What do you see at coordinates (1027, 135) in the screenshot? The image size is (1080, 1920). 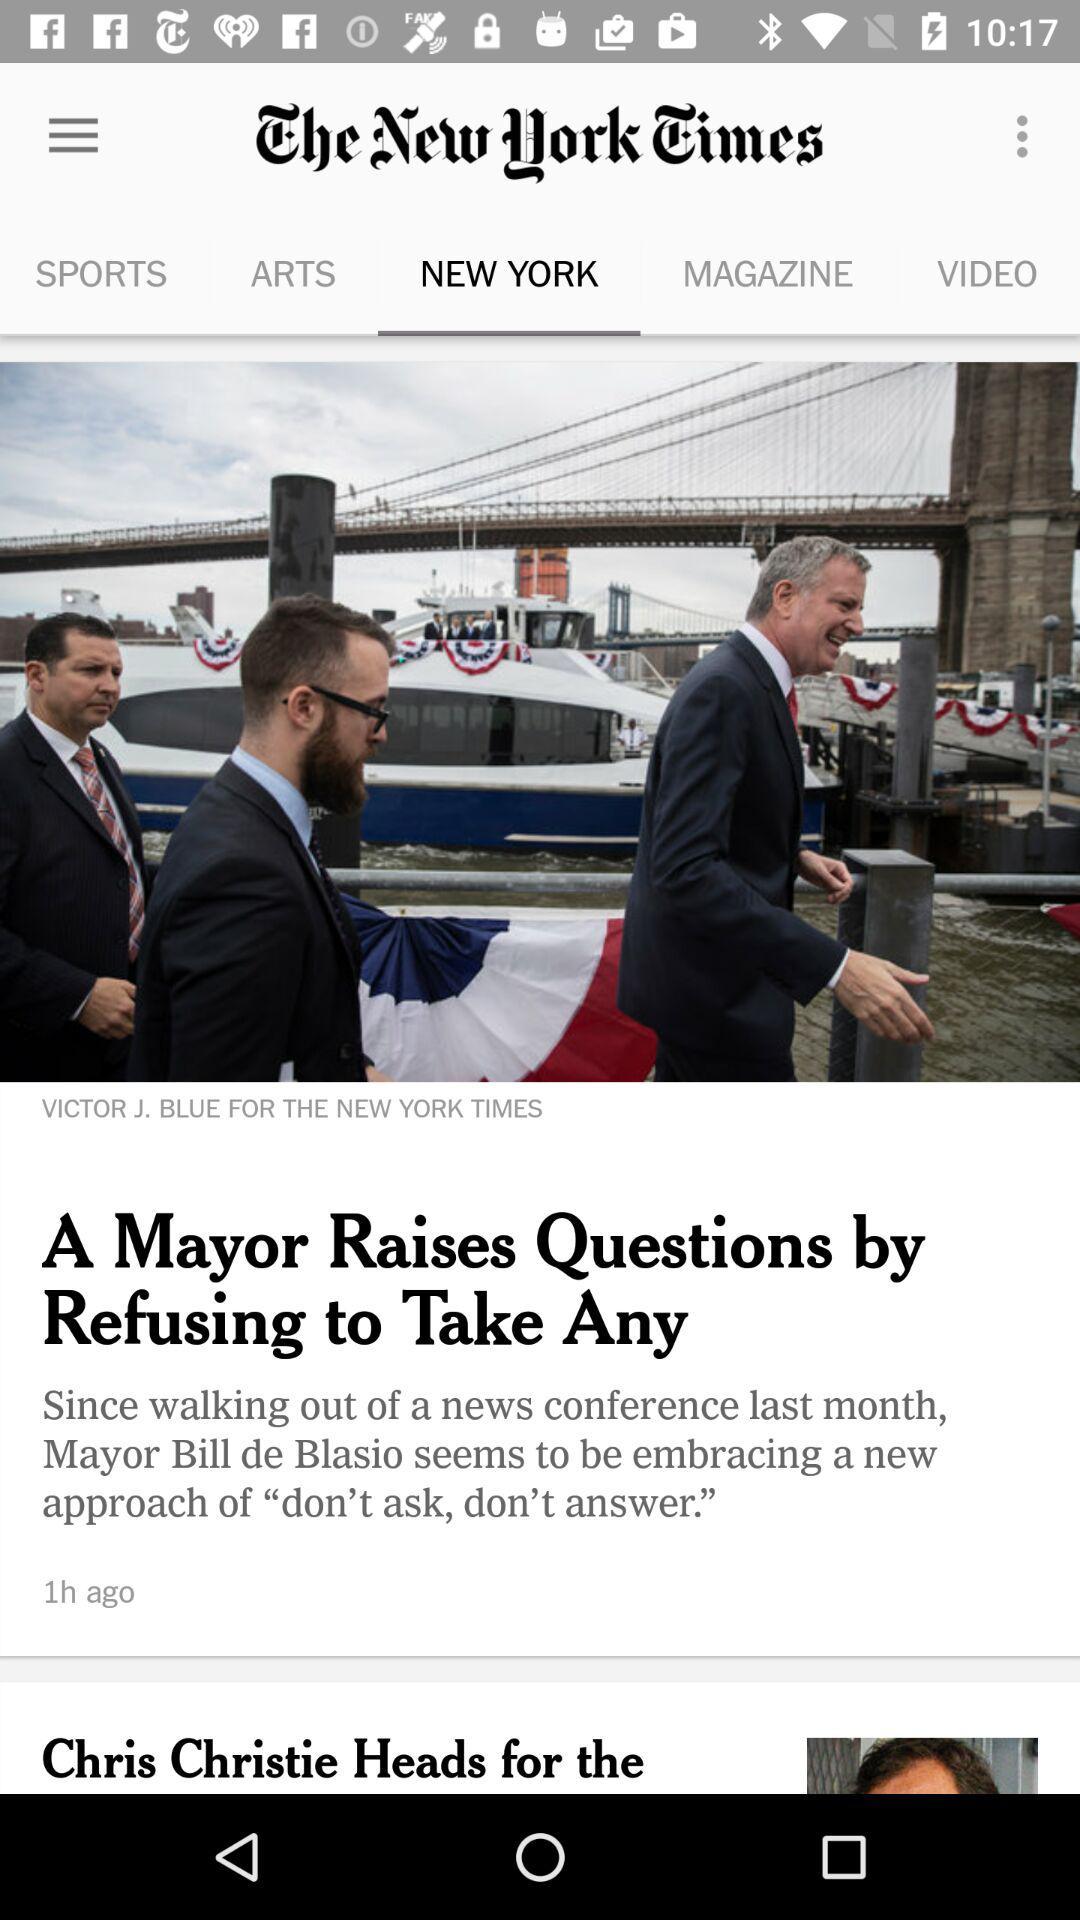 I see `the icon to the right of the magazine item` at bounding box center [1027, 135].